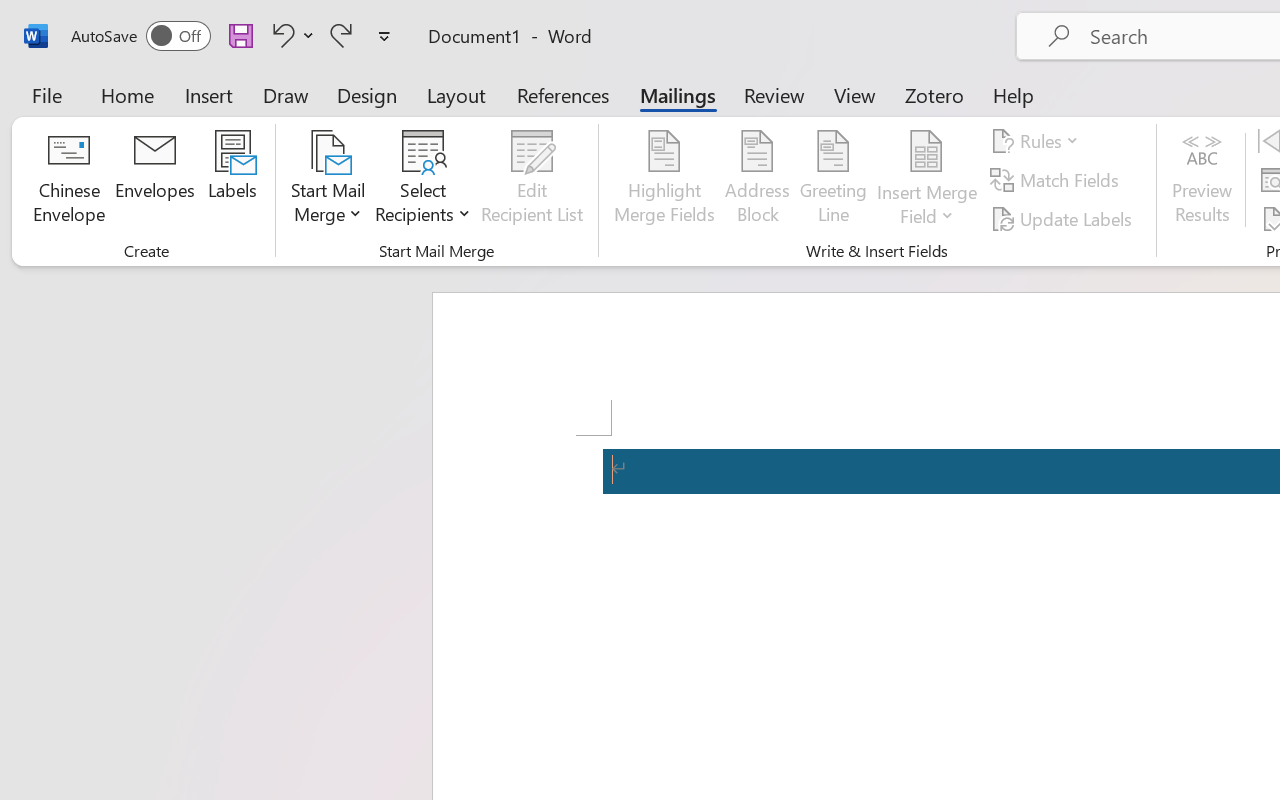  What do you see at coordinates (833, 179) in the screenshot?
I see `'Greeting Line...'` at bounding box center [833, 179].